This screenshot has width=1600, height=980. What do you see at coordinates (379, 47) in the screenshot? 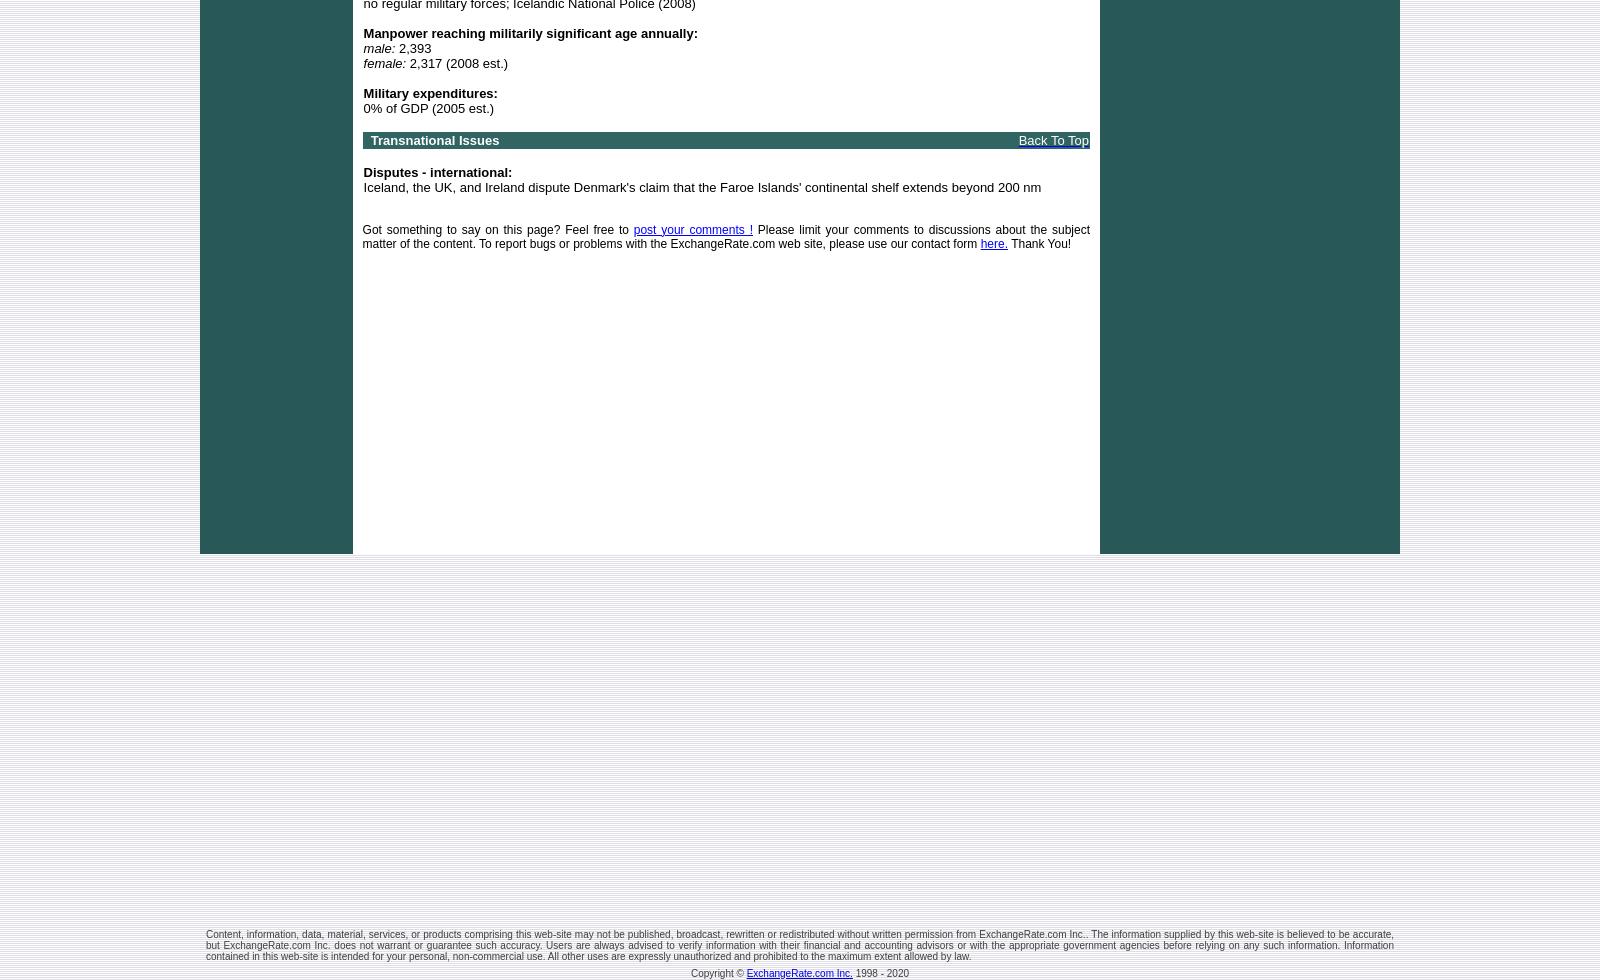
I see `'male:'` at bounding box center [379, 47].